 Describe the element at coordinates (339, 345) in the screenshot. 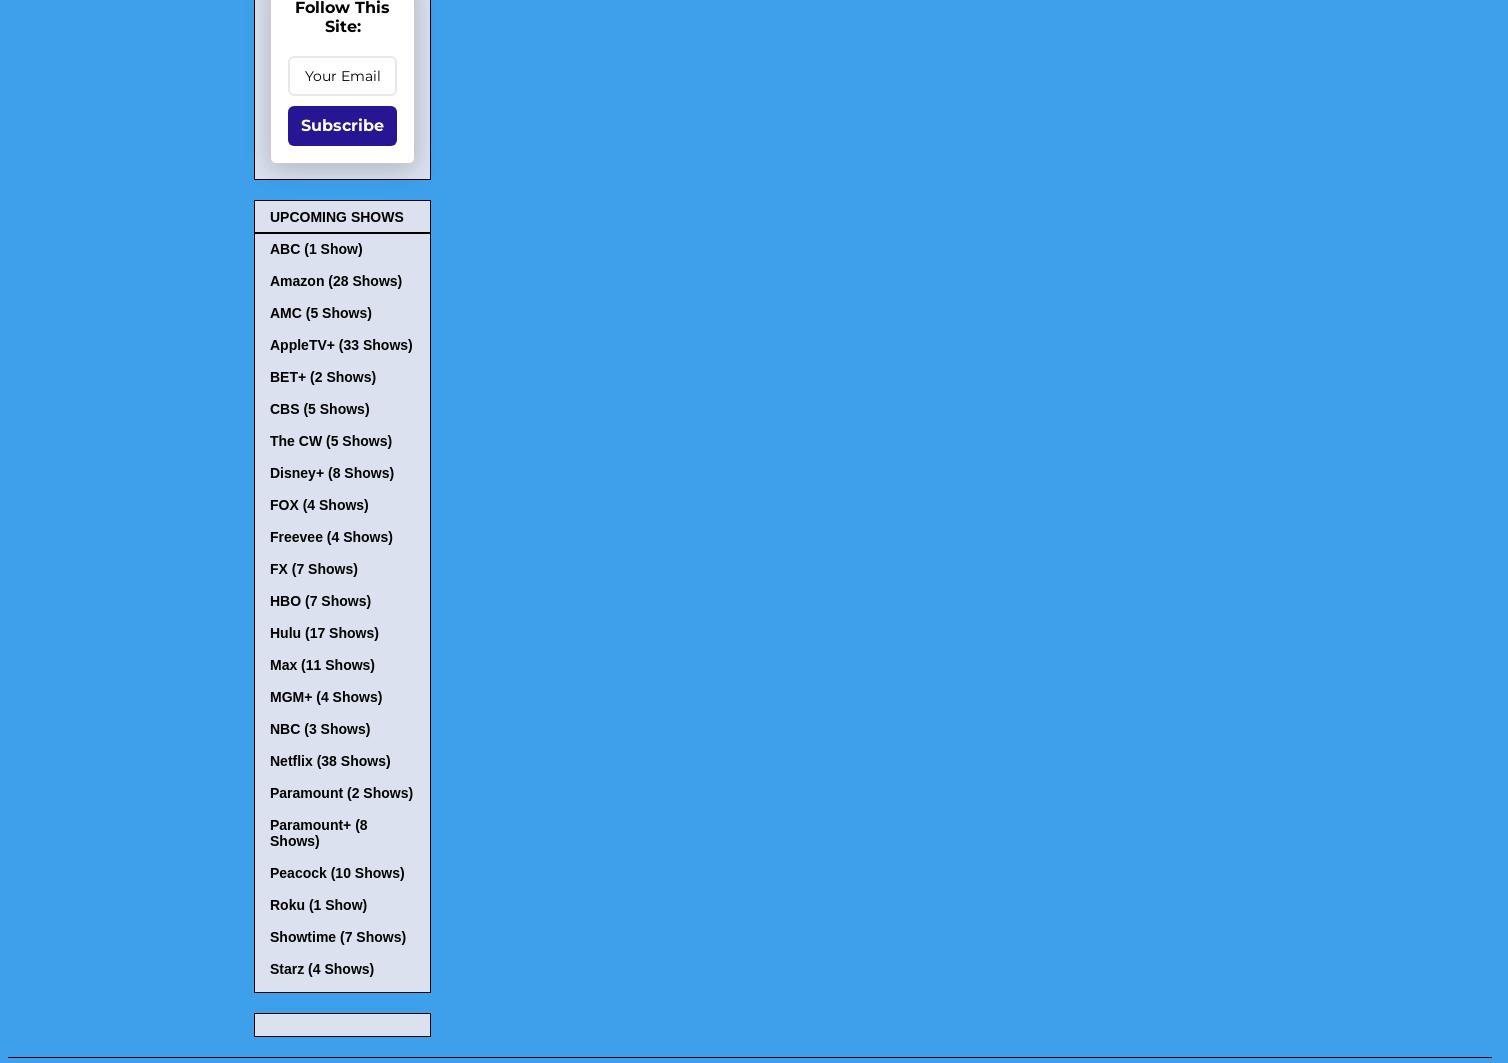

I see `'AppleTV+ (33 Shows)'` at that location.